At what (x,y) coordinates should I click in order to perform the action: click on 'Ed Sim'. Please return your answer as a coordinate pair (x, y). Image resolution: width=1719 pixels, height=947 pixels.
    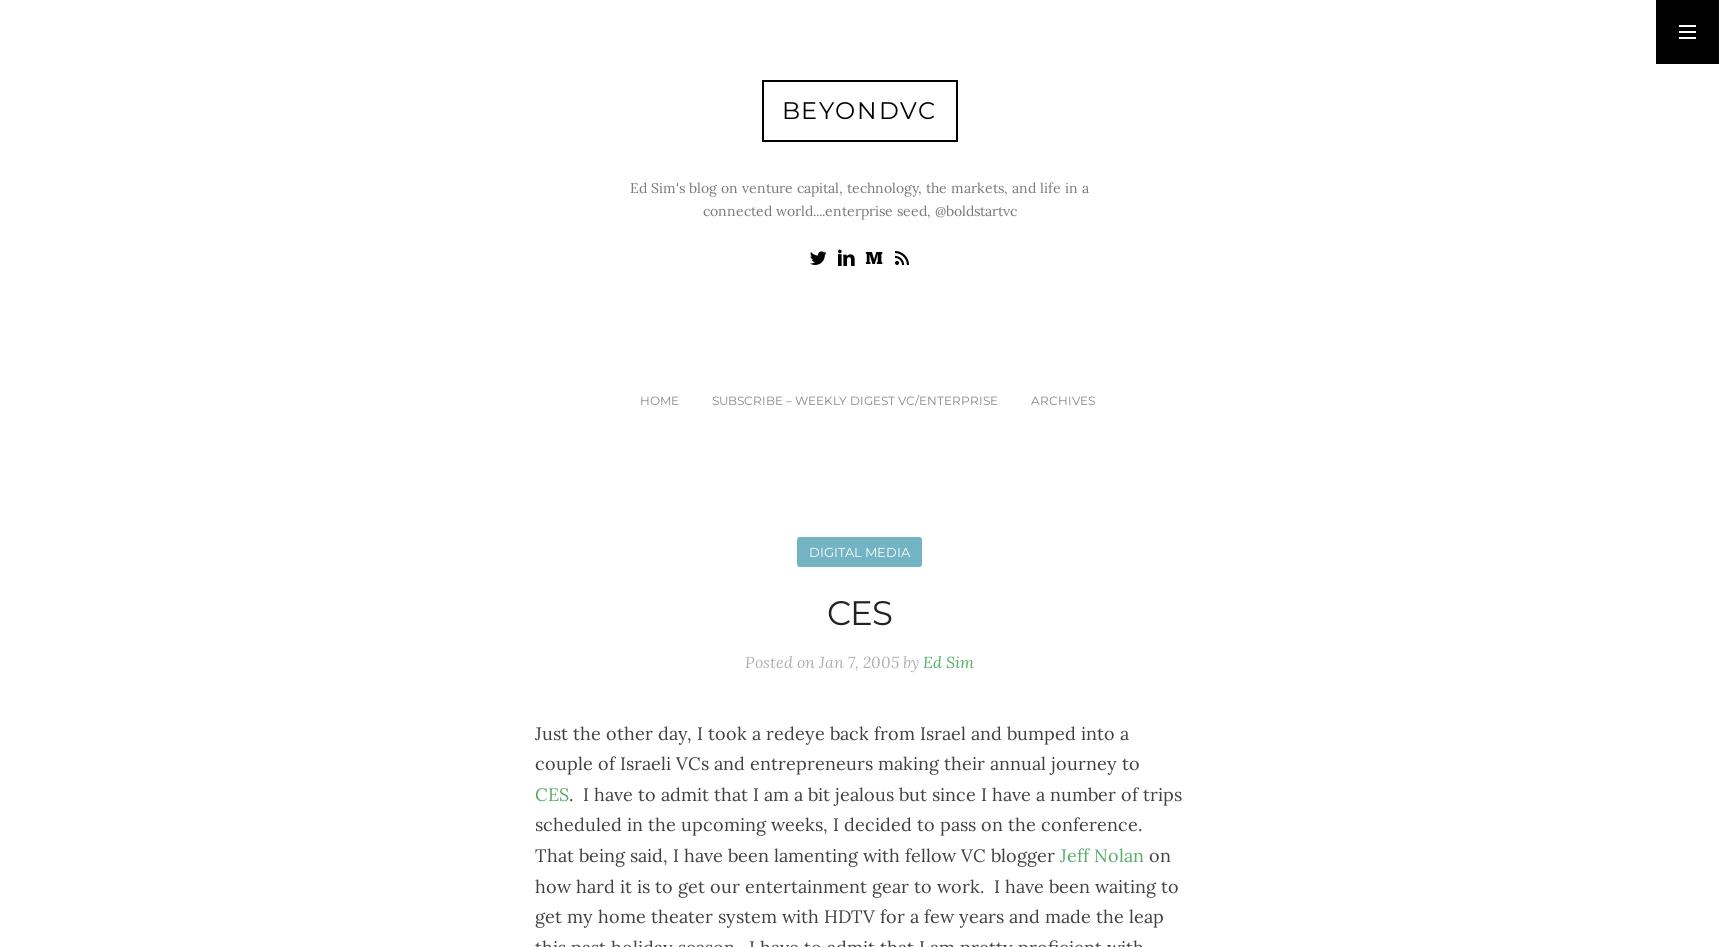
    Looking at the image, I should click on (947, 661).